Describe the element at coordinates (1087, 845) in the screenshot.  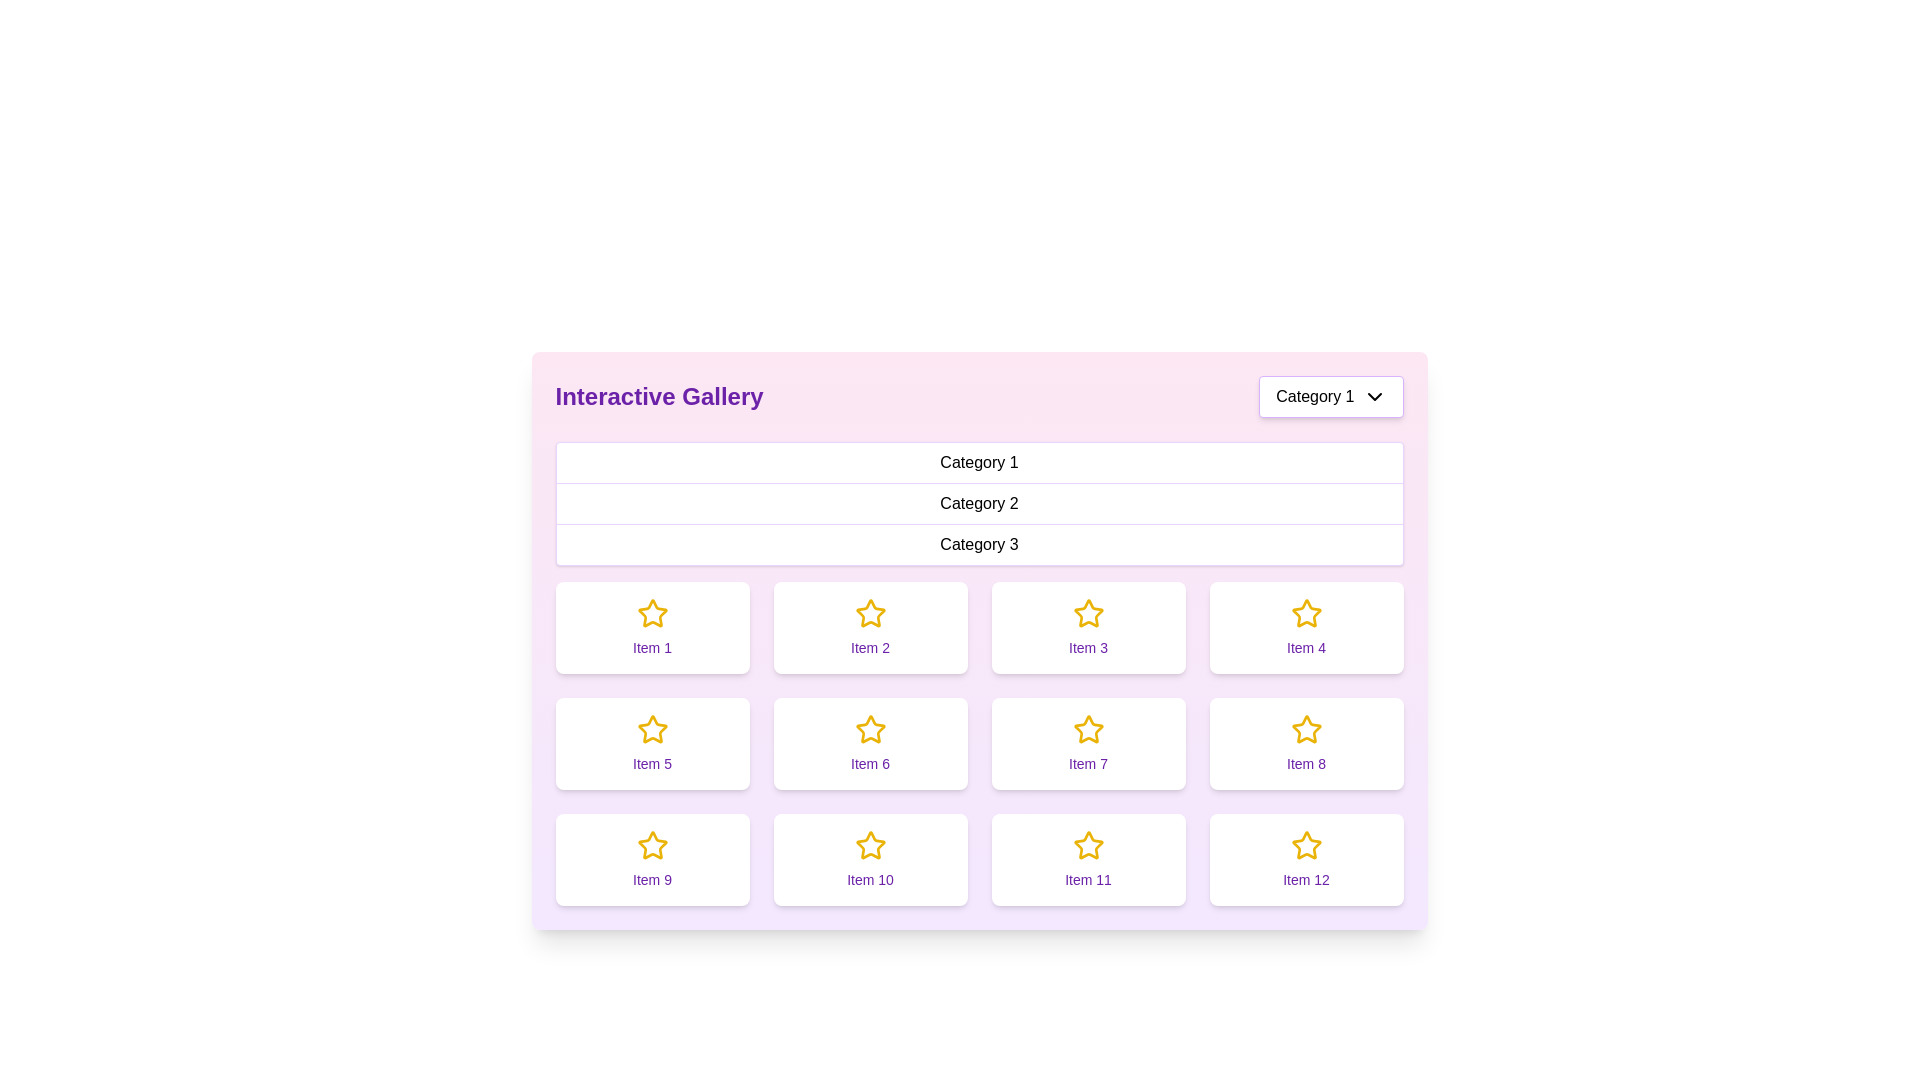
I see `the star icon with a yellow outline located inside the card labeled 'Item 11', which is positioned at the bottom row of the grid layout` at that location.